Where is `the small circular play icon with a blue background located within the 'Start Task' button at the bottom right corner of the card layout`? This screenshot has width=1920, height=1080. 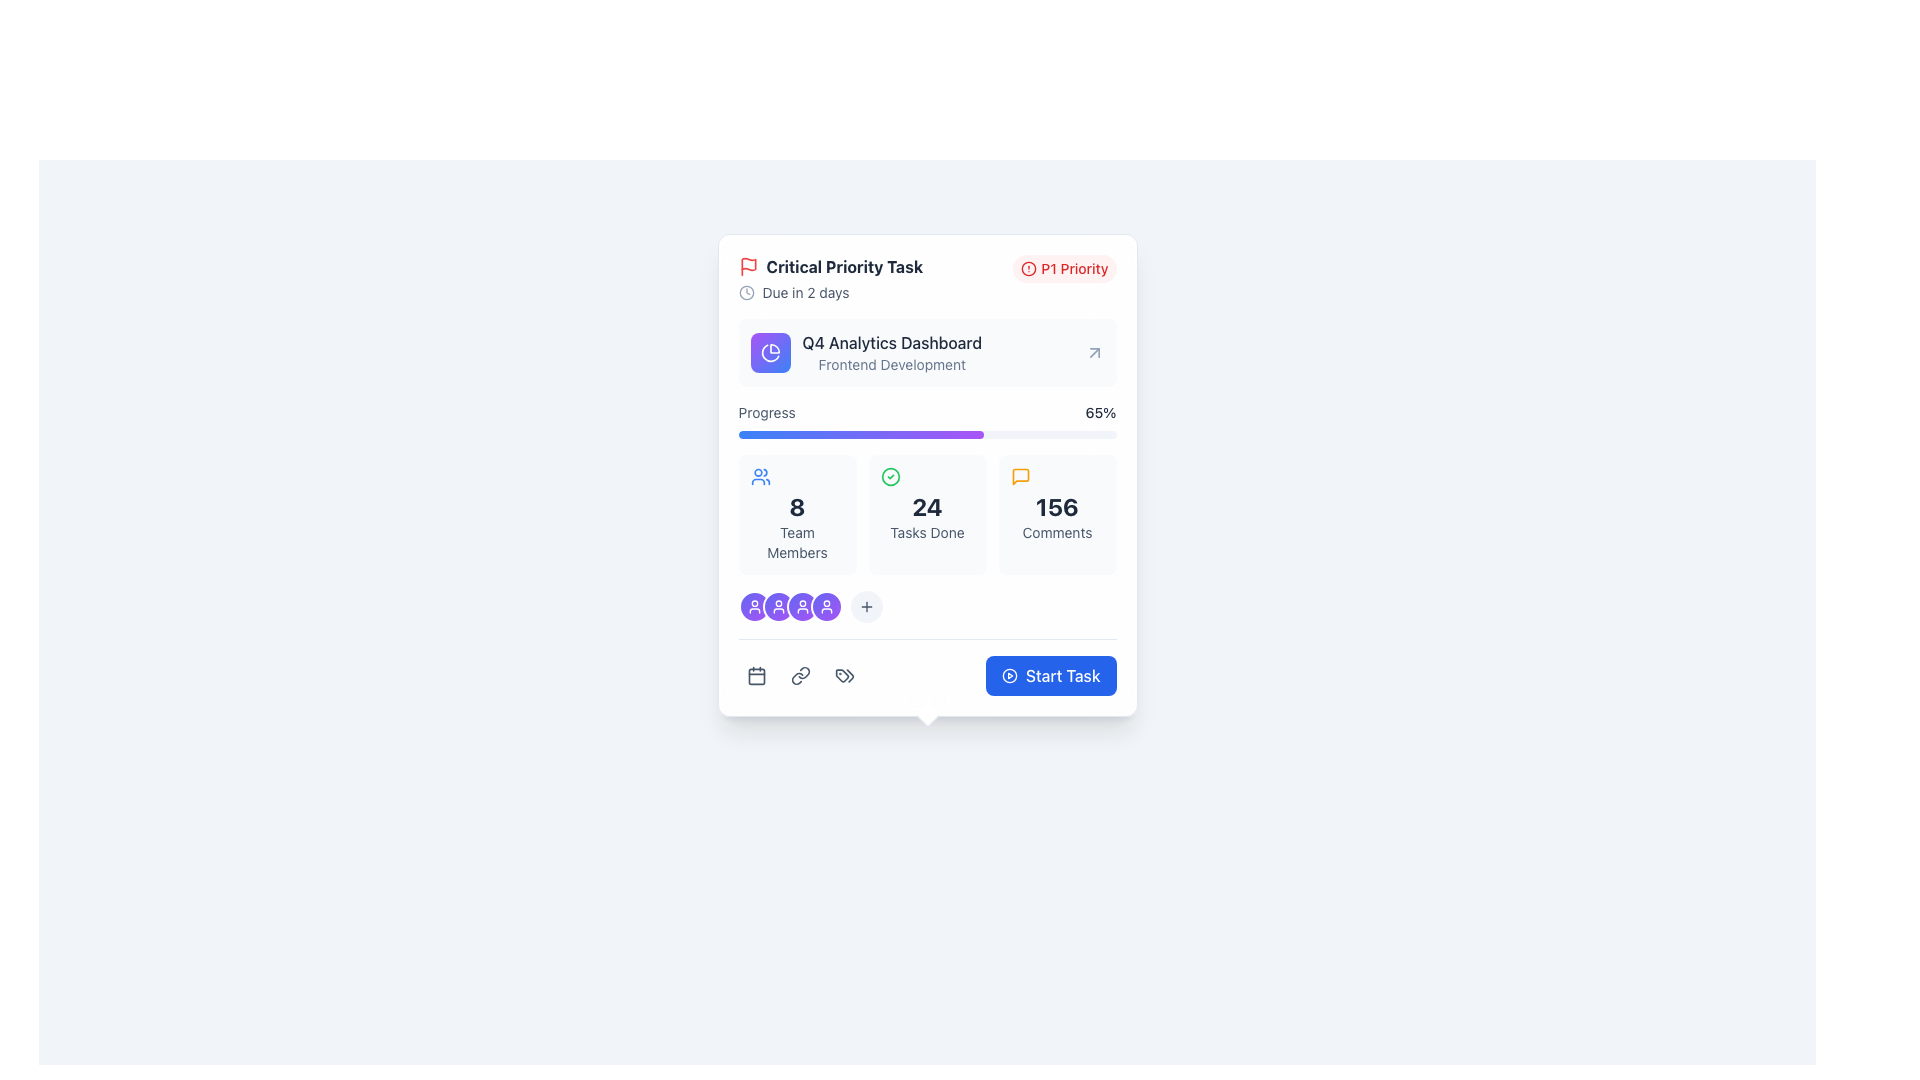
the small circular play icon with a blue background located within the 'Start Task' button at the bottom right corner of the card layout is located at coordinates (1009, 675).